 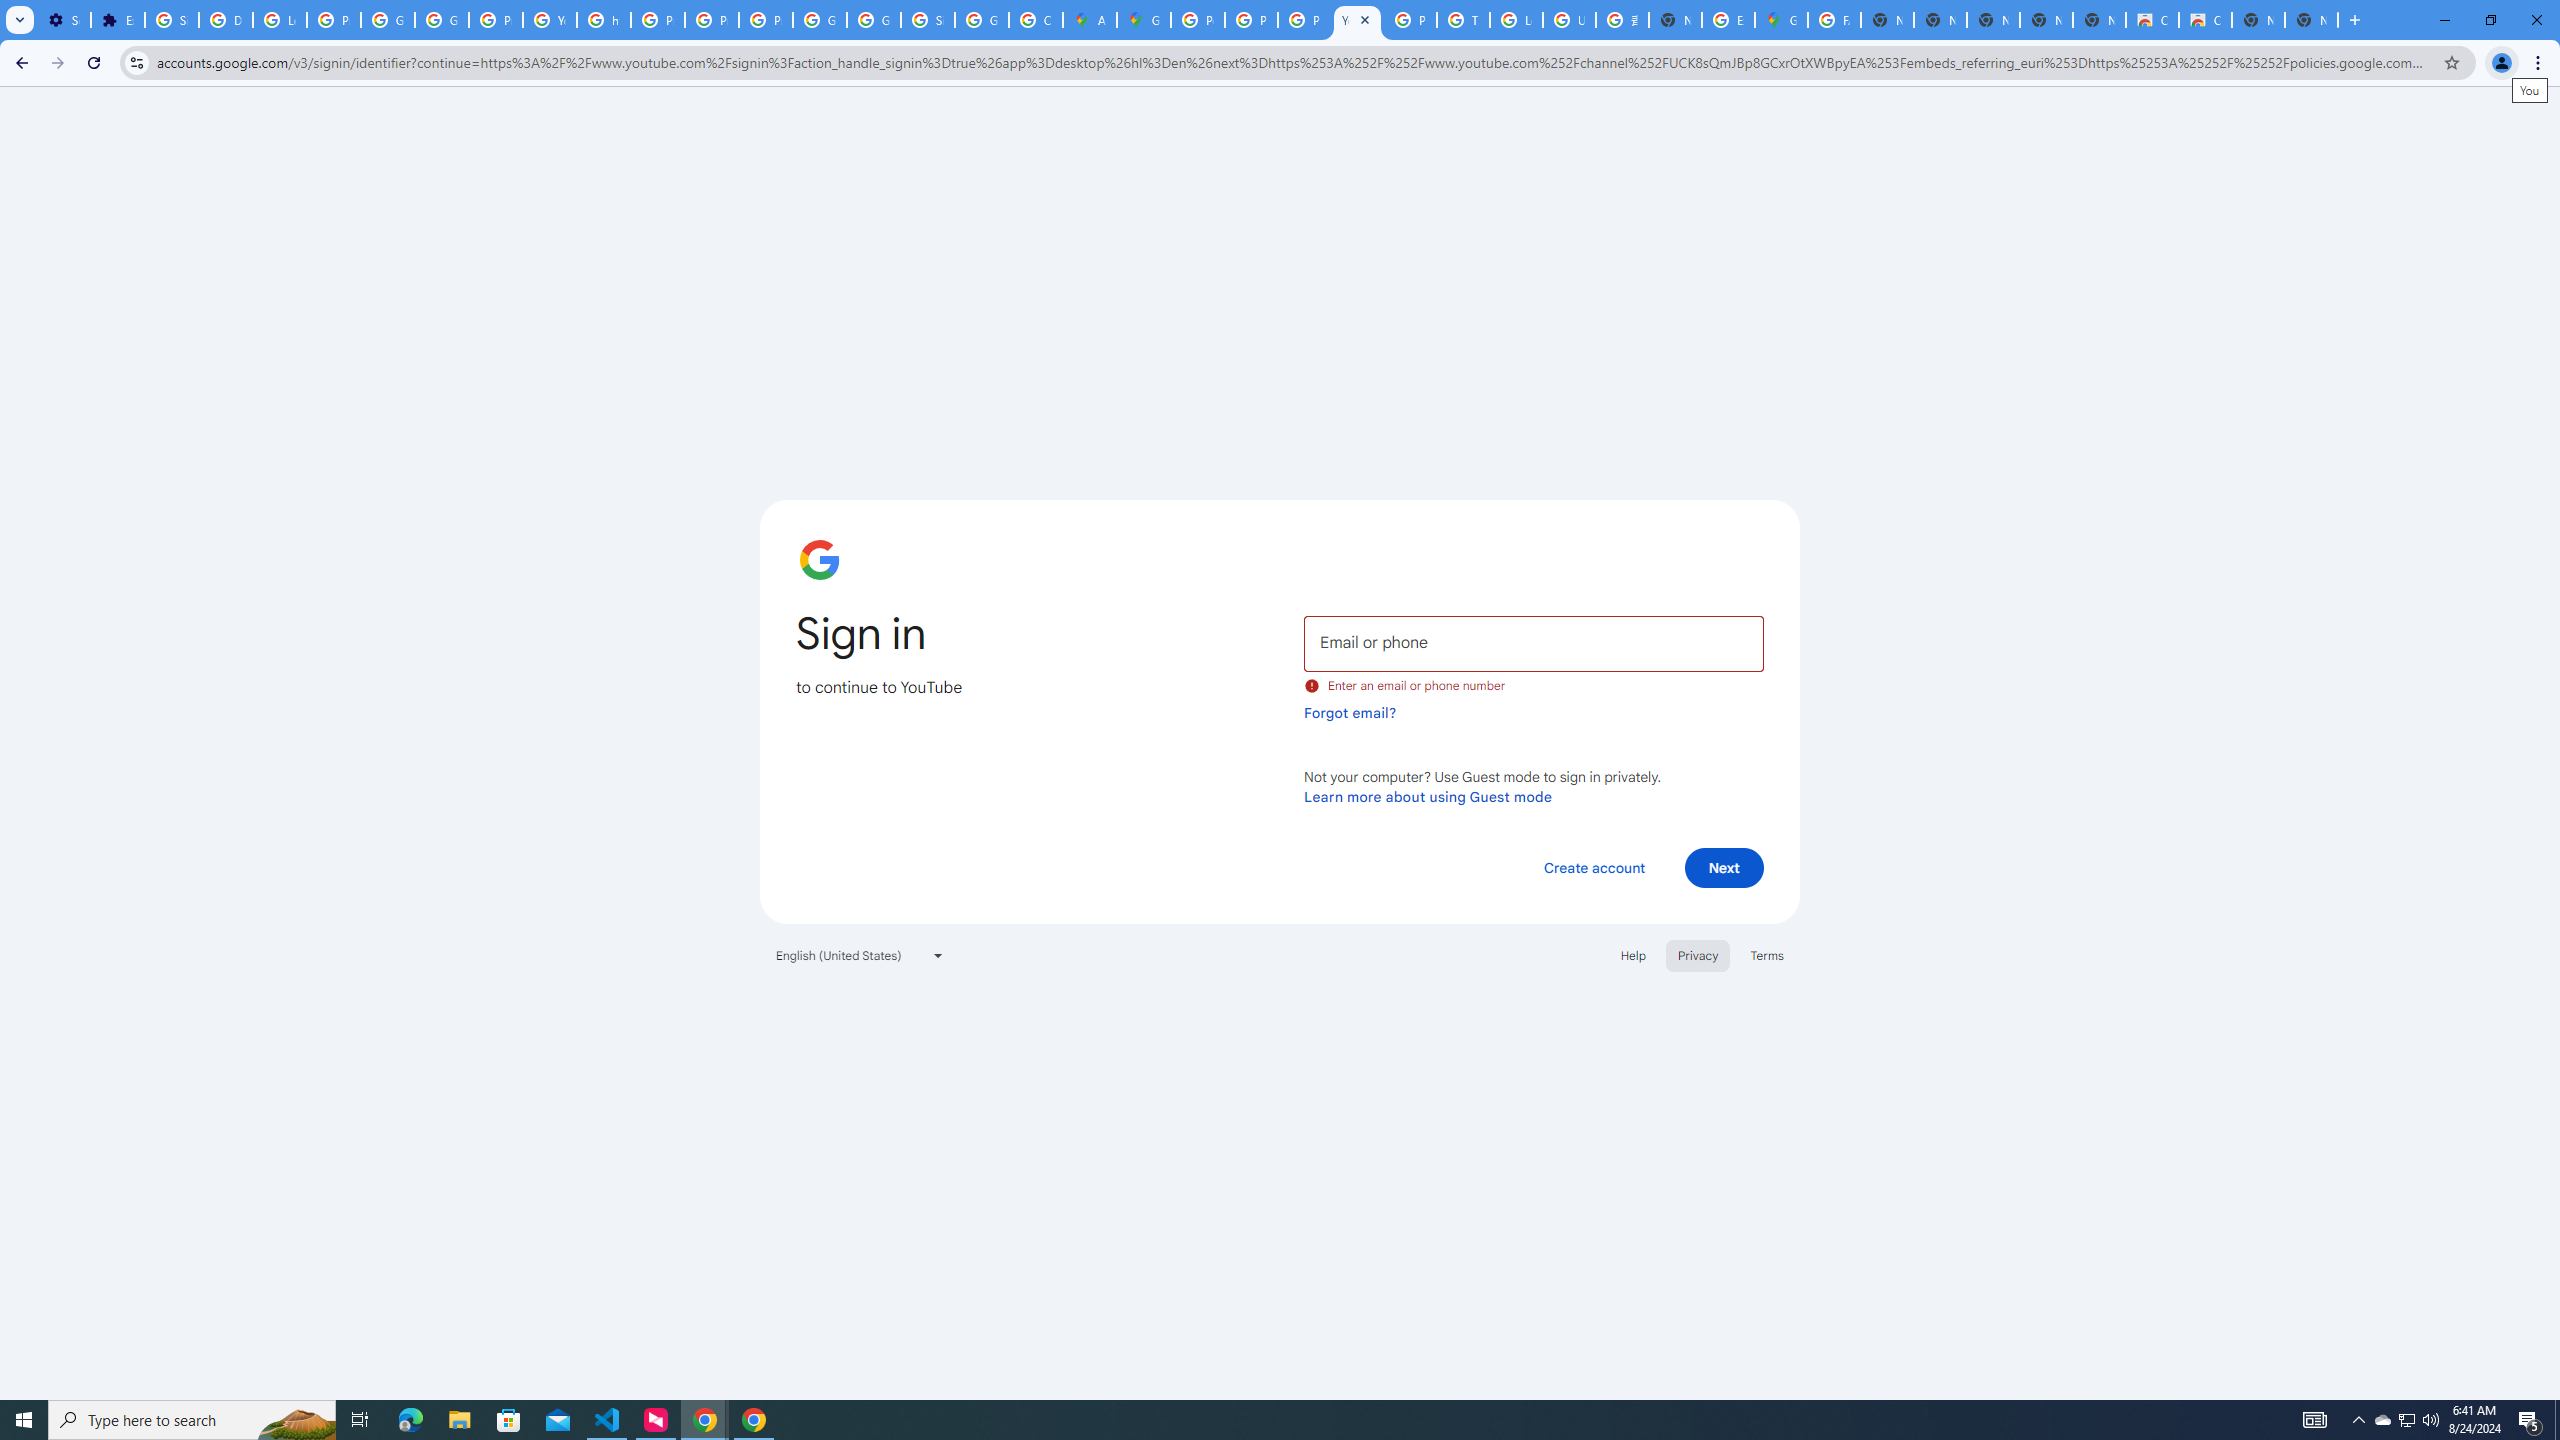 I want to click on 'Google Account Help', so click(x=388, y=19).